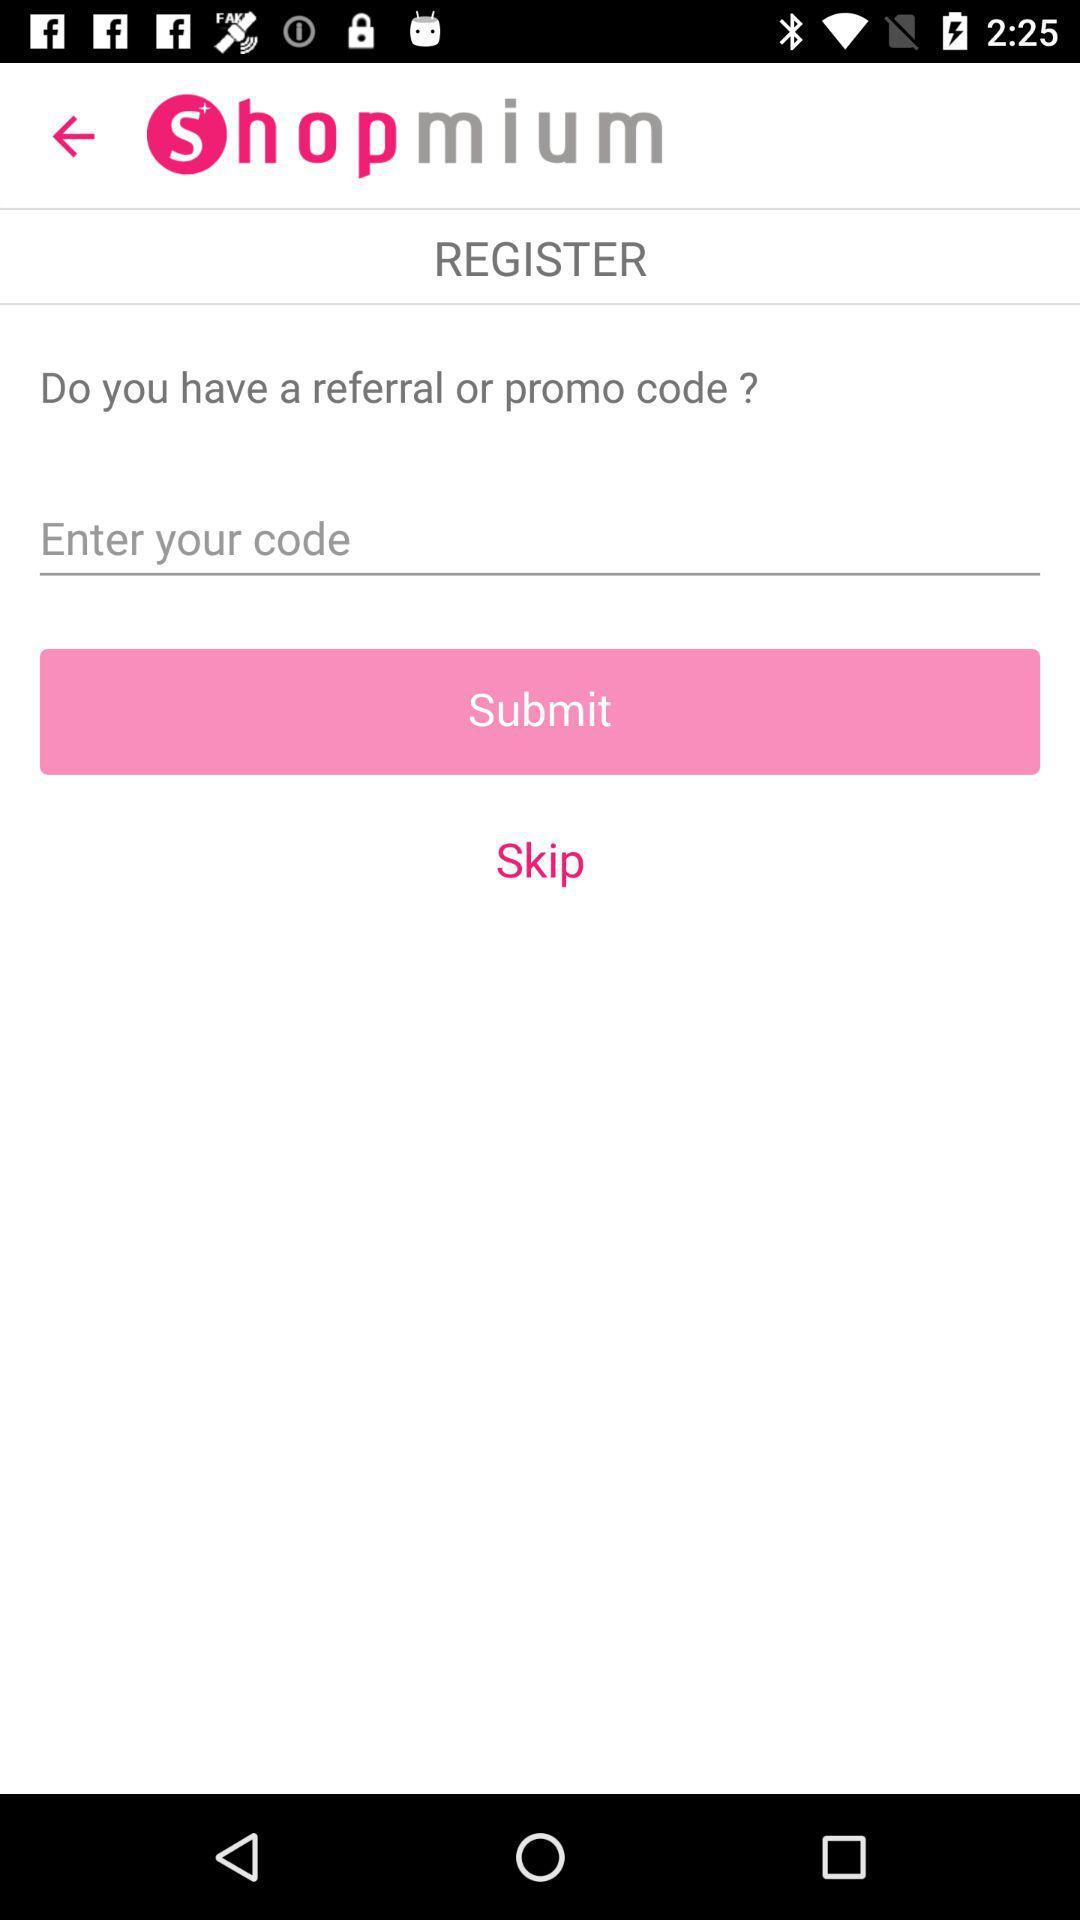 This screenshot has height=1920, width=1080. What do you see at coordinates (540, 711) in the screenshot?
I see `the item above the skip item` at bounding box center [540, 711].